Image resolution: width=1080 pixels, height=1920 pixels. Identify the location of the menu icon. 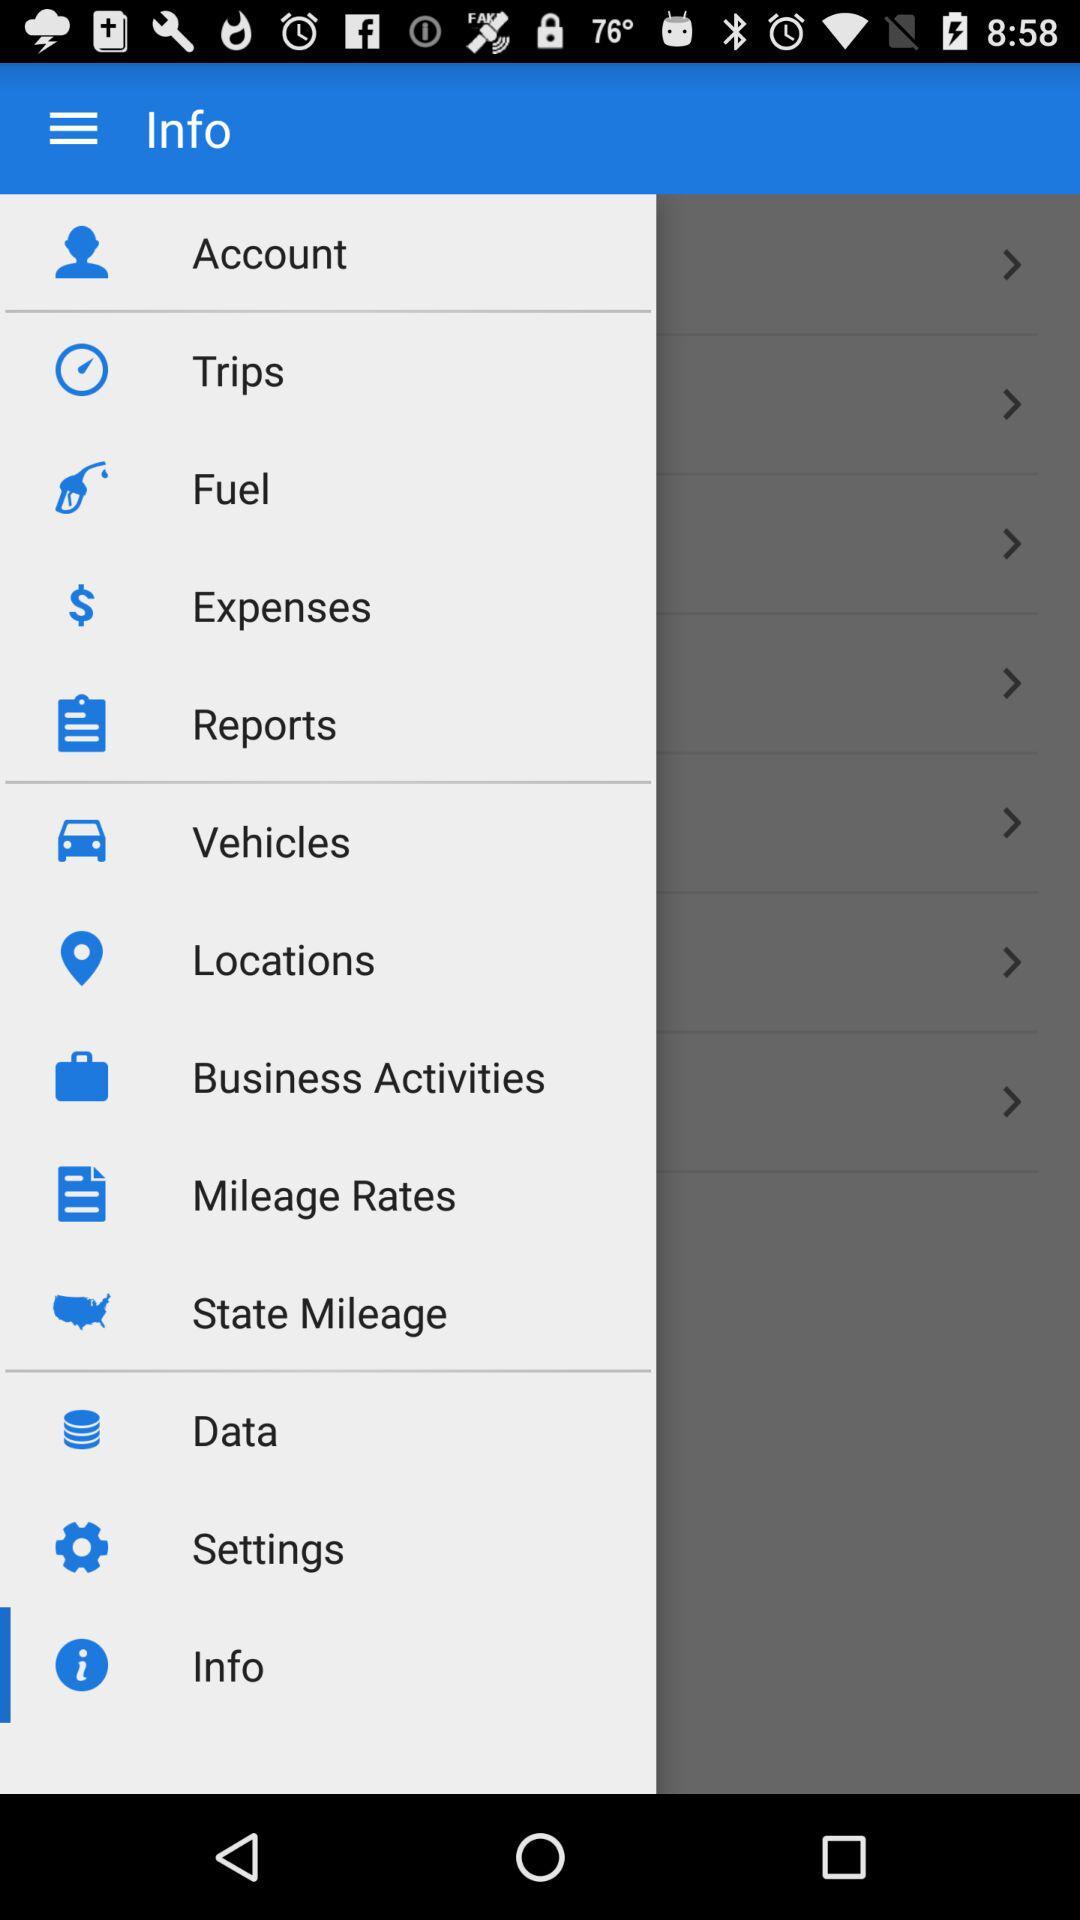
(72, 136).